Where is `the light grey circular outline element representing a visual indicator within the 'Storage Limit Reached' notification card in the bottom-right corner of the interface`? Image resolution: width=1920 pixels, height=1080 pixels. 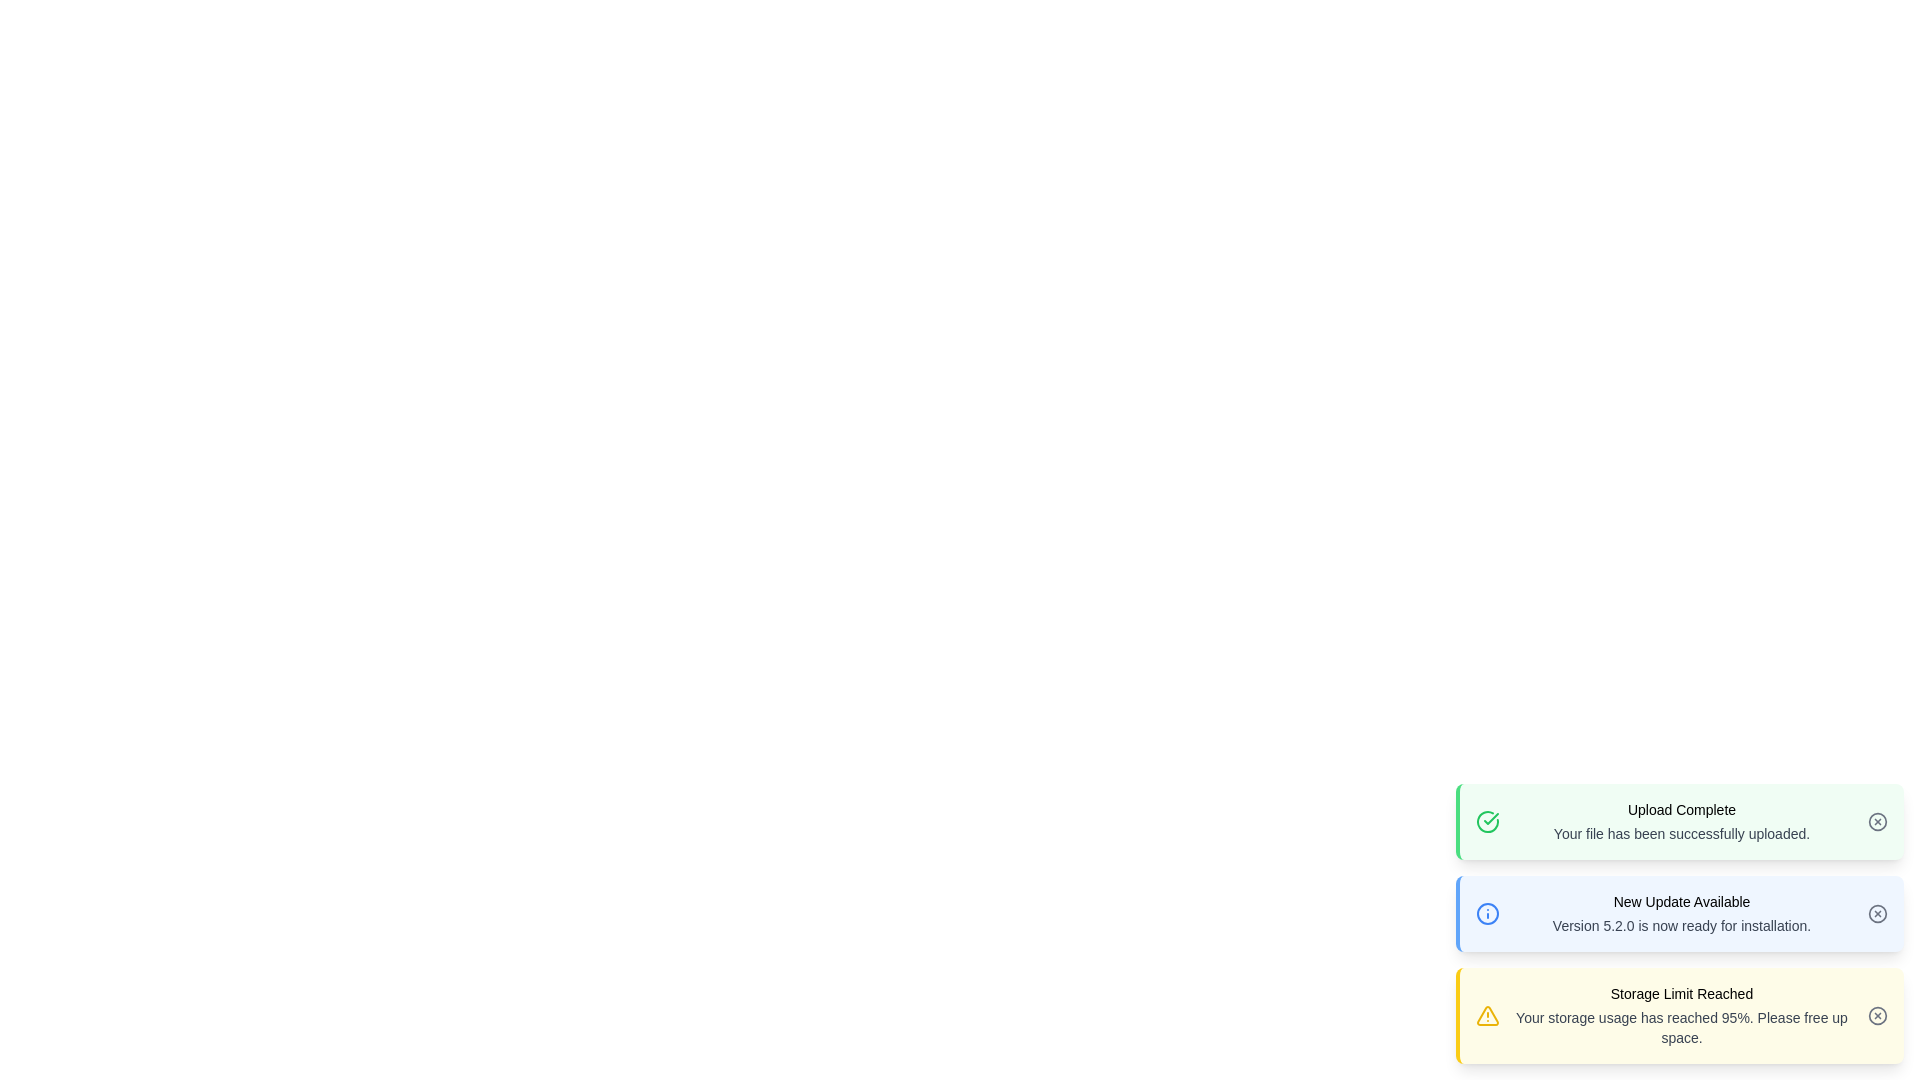 the light grey circular outline element representing a visual indicator within the 'Storage Limit Reached' notification card in the bottom-right corner of the interface is located at coordinates (1876, 1015).